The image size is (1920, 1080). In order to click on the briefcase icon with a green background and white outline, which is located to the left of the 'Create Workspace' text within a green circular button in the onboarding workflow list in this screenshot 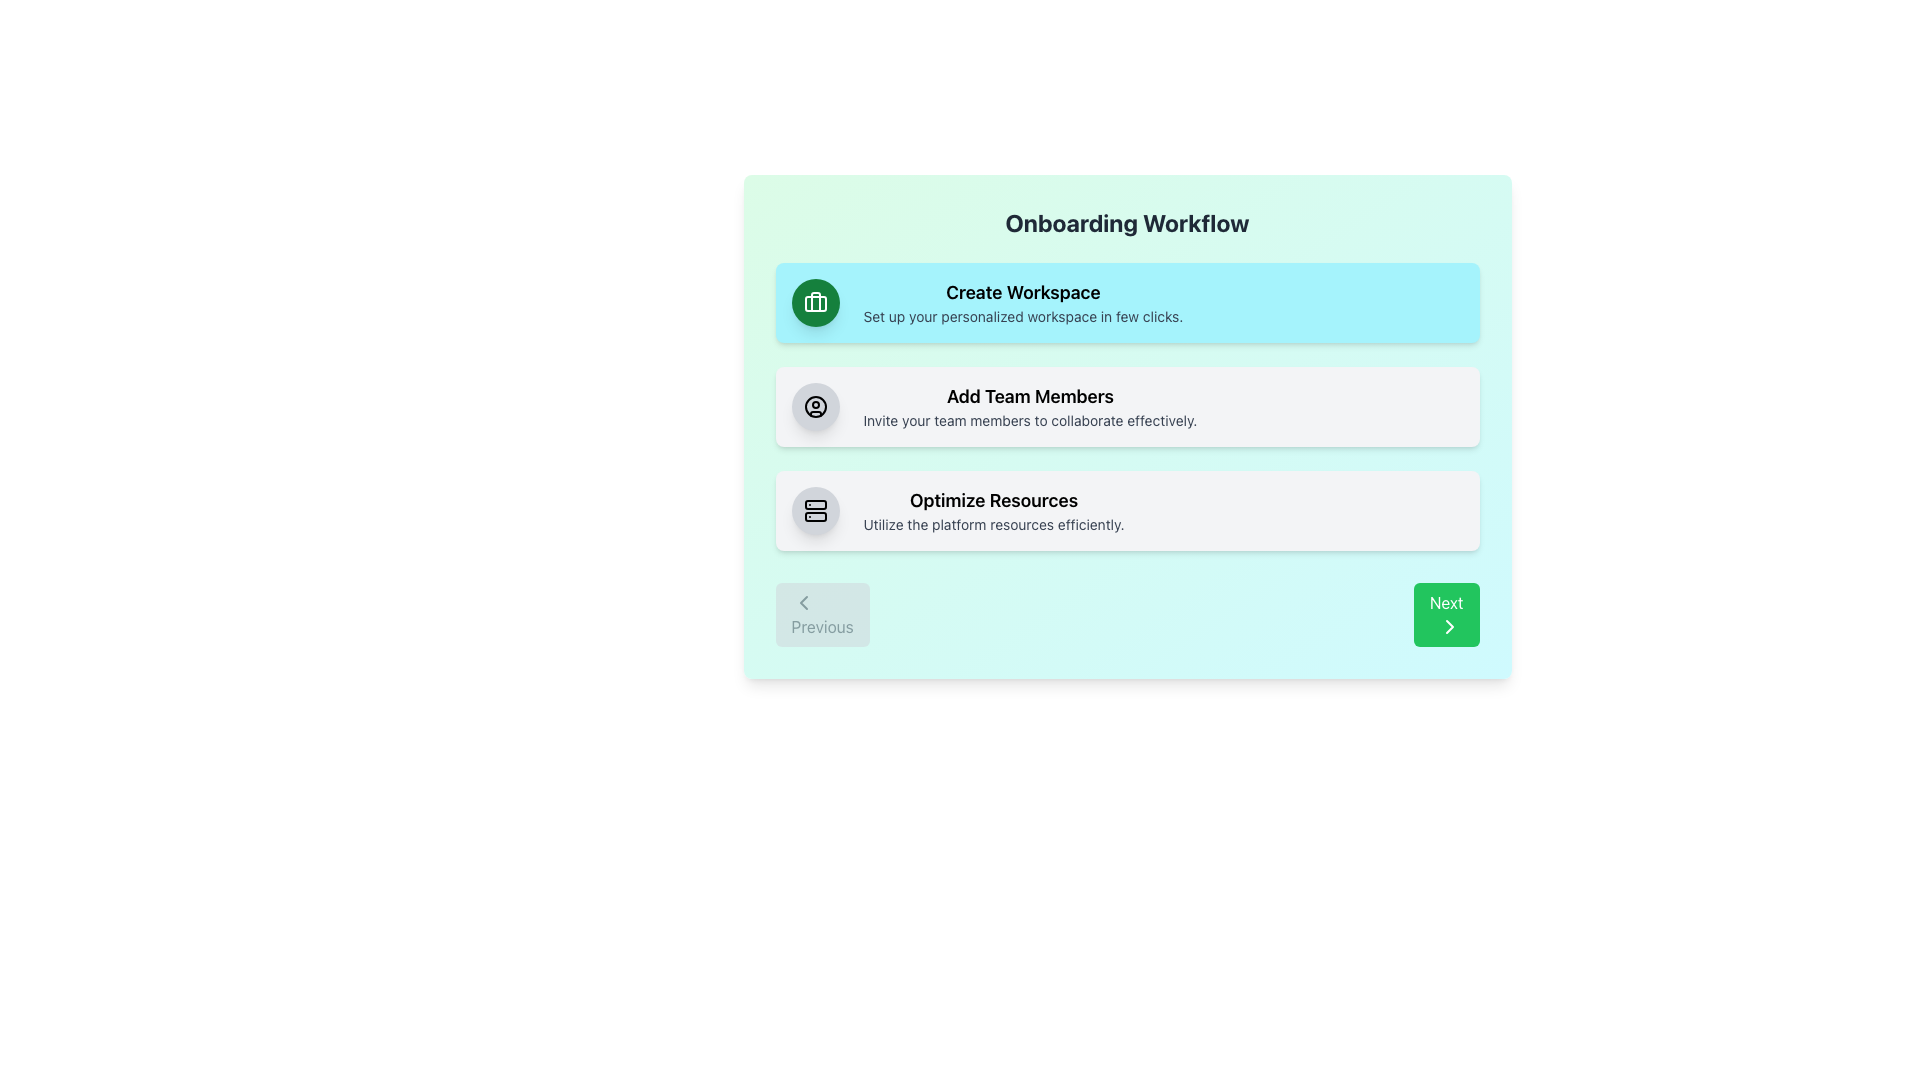, I will do `click(815, 303)`.